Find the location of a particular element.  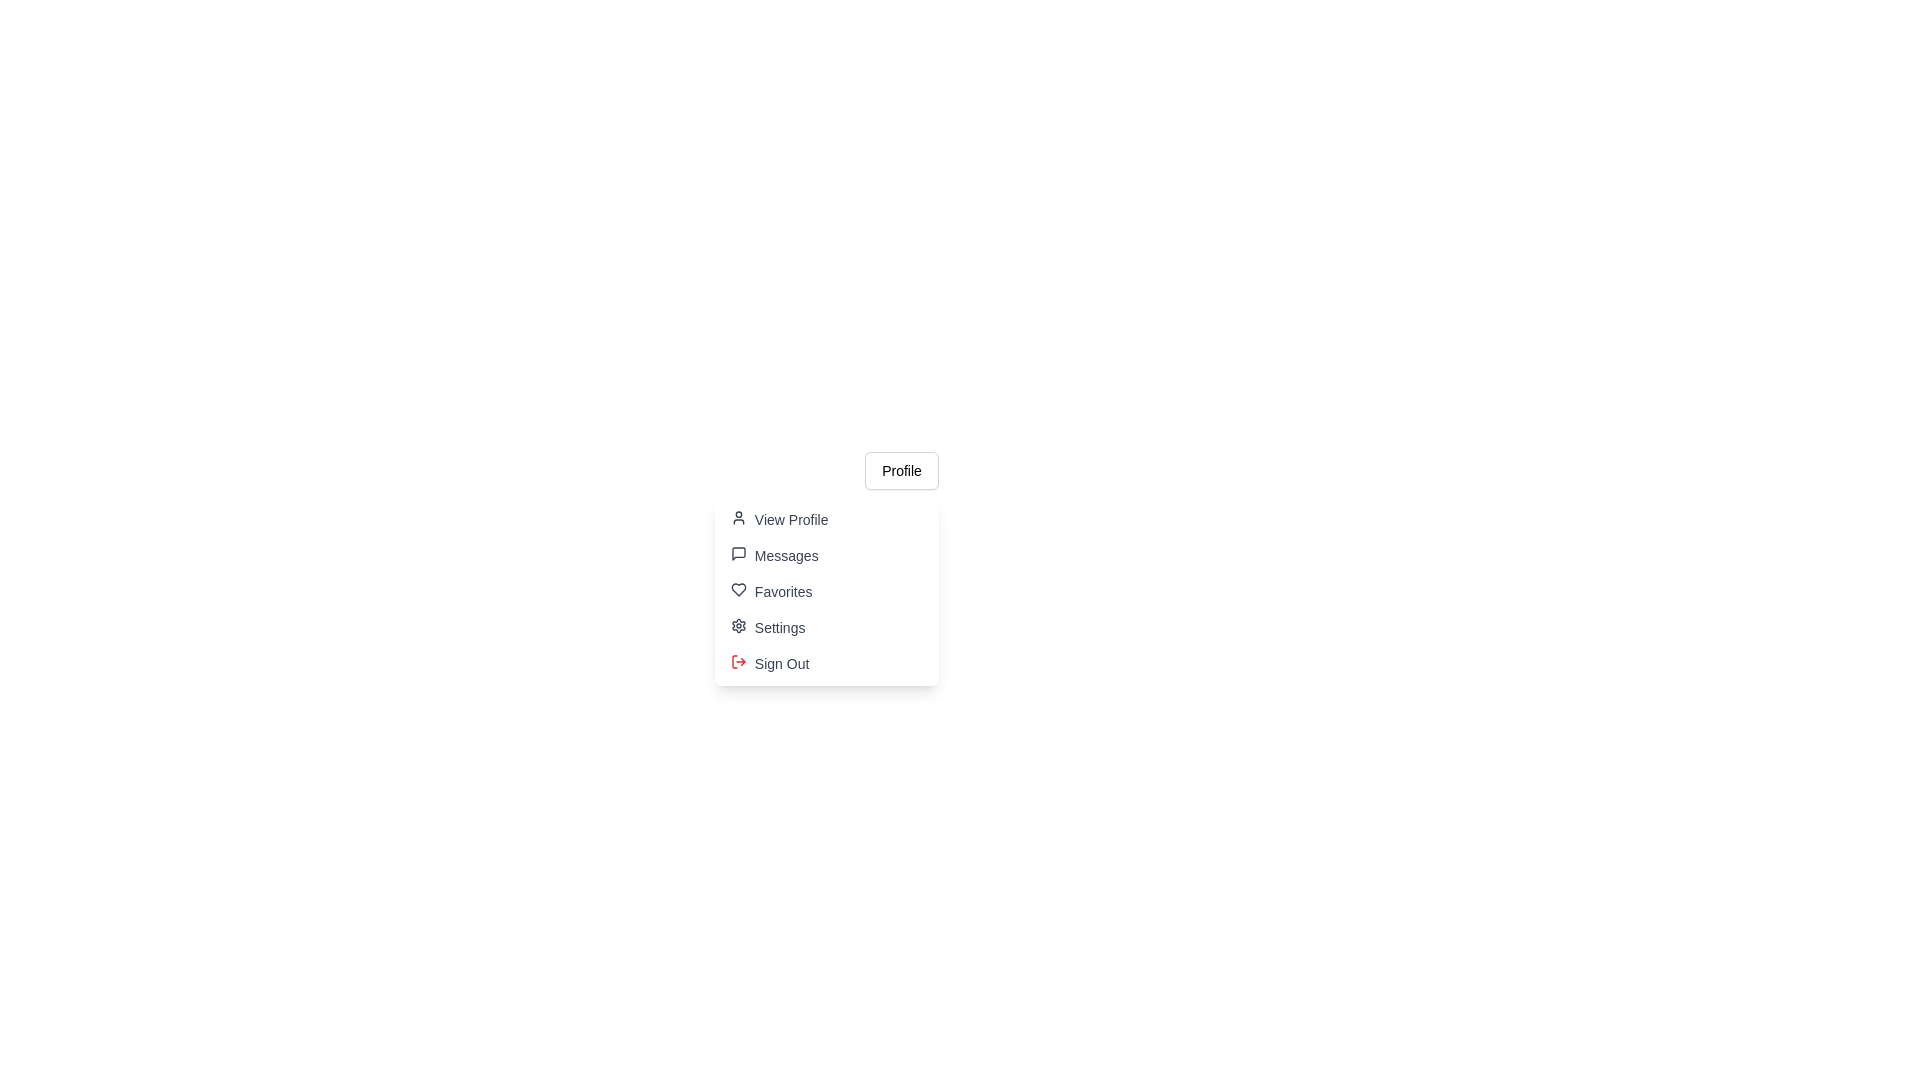

the 'View Profile' option in the dropdown menu, which is represented by an SVG user avatar icon located to the left of the text 'View Profile' is located at coordinates (737, 516).